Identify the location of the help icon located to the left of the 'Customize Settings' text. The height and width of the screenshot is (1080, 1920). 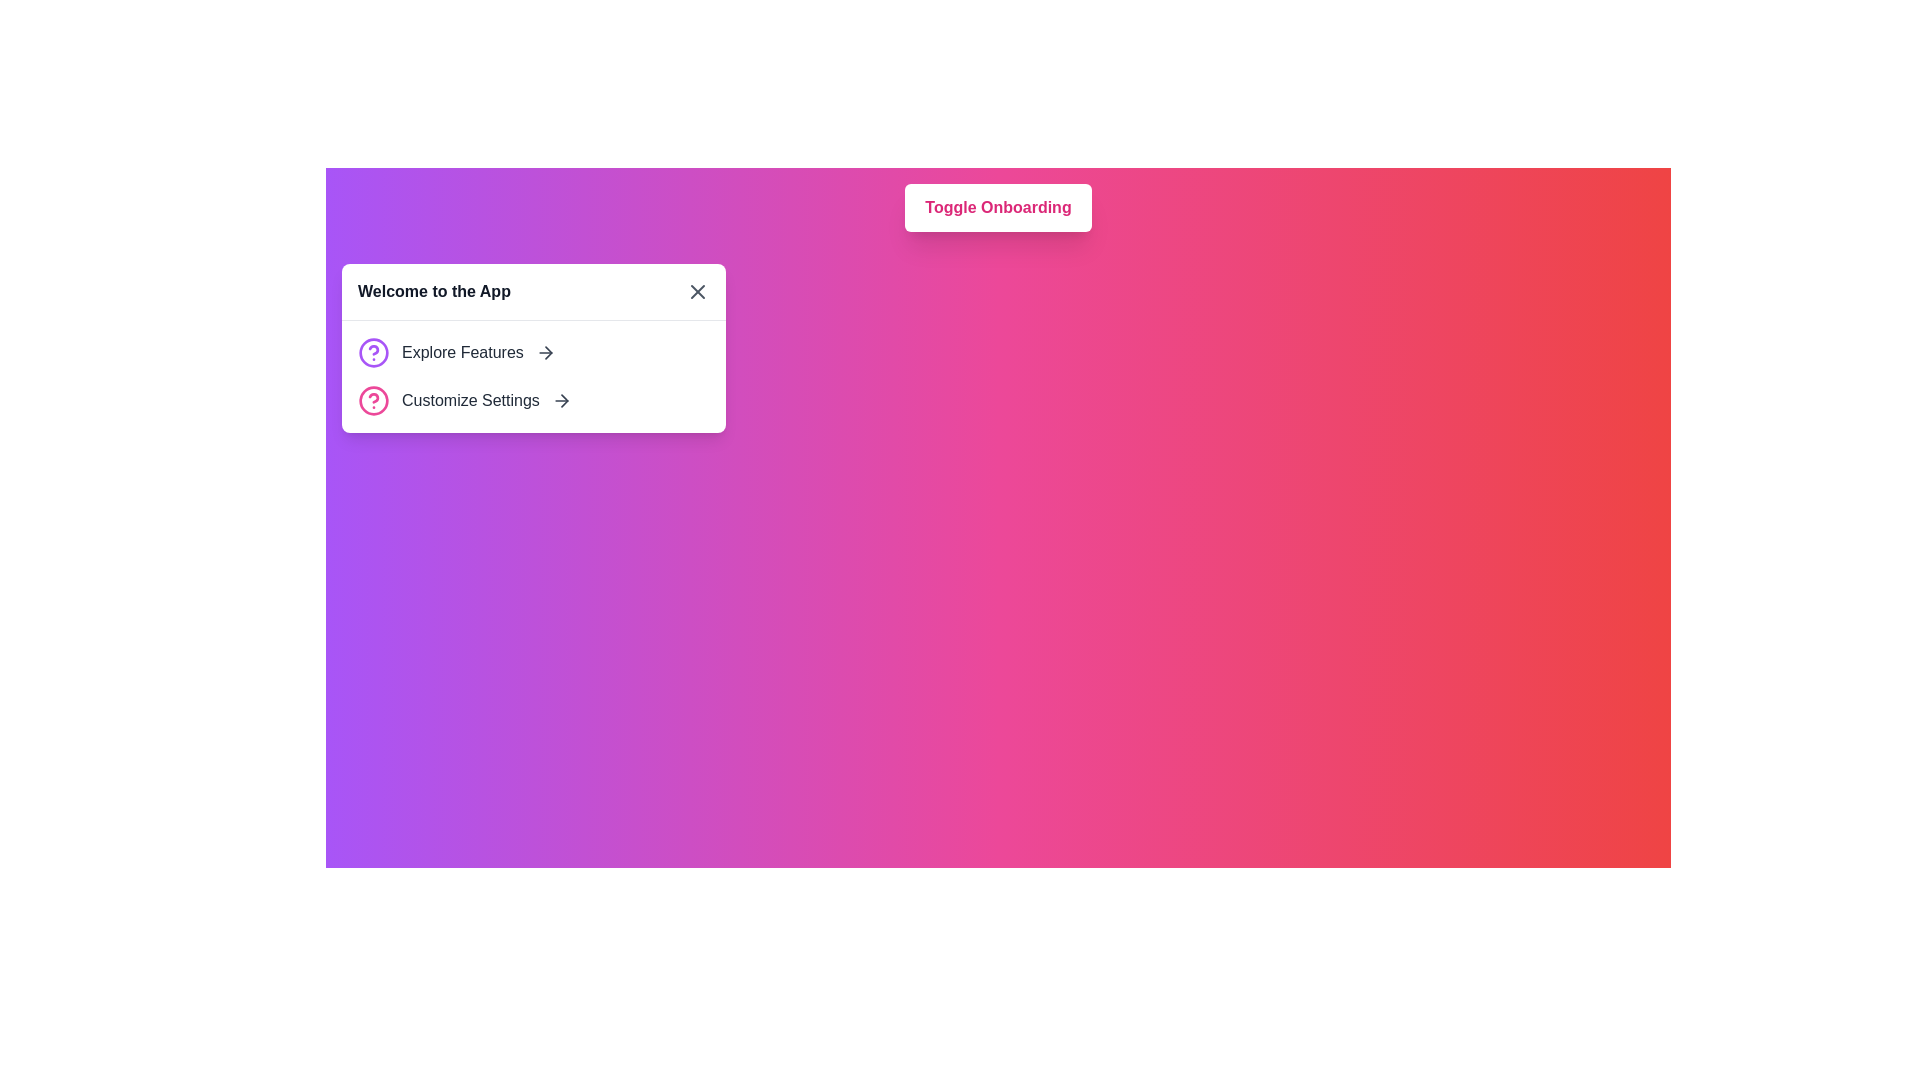
(374, 401).